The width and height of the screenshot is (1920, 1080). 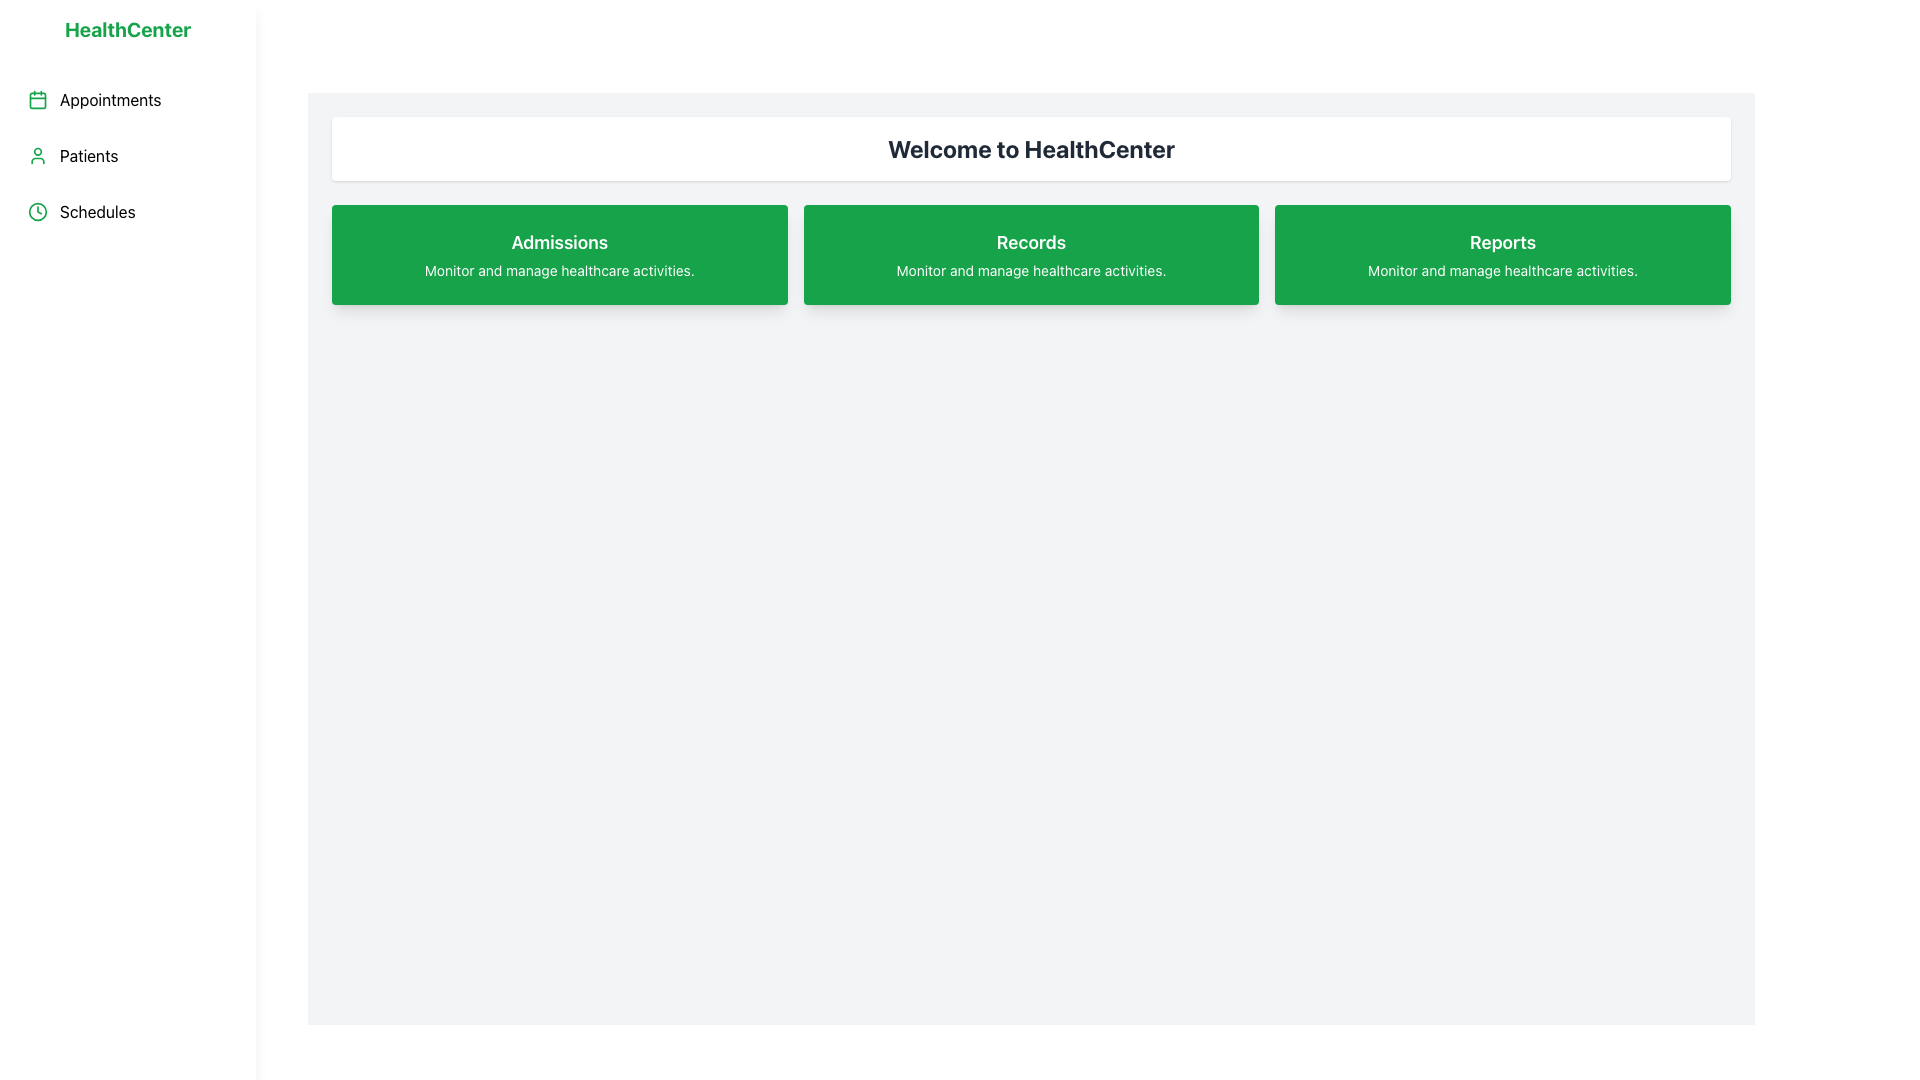 What do you see at coordinates (38, 100) in the screenshot?
I see `the rounded rectangle element that visually represents a date or calendar day within the calendar icon in the left-hand navigation menu` at bounding box center [38, 100].